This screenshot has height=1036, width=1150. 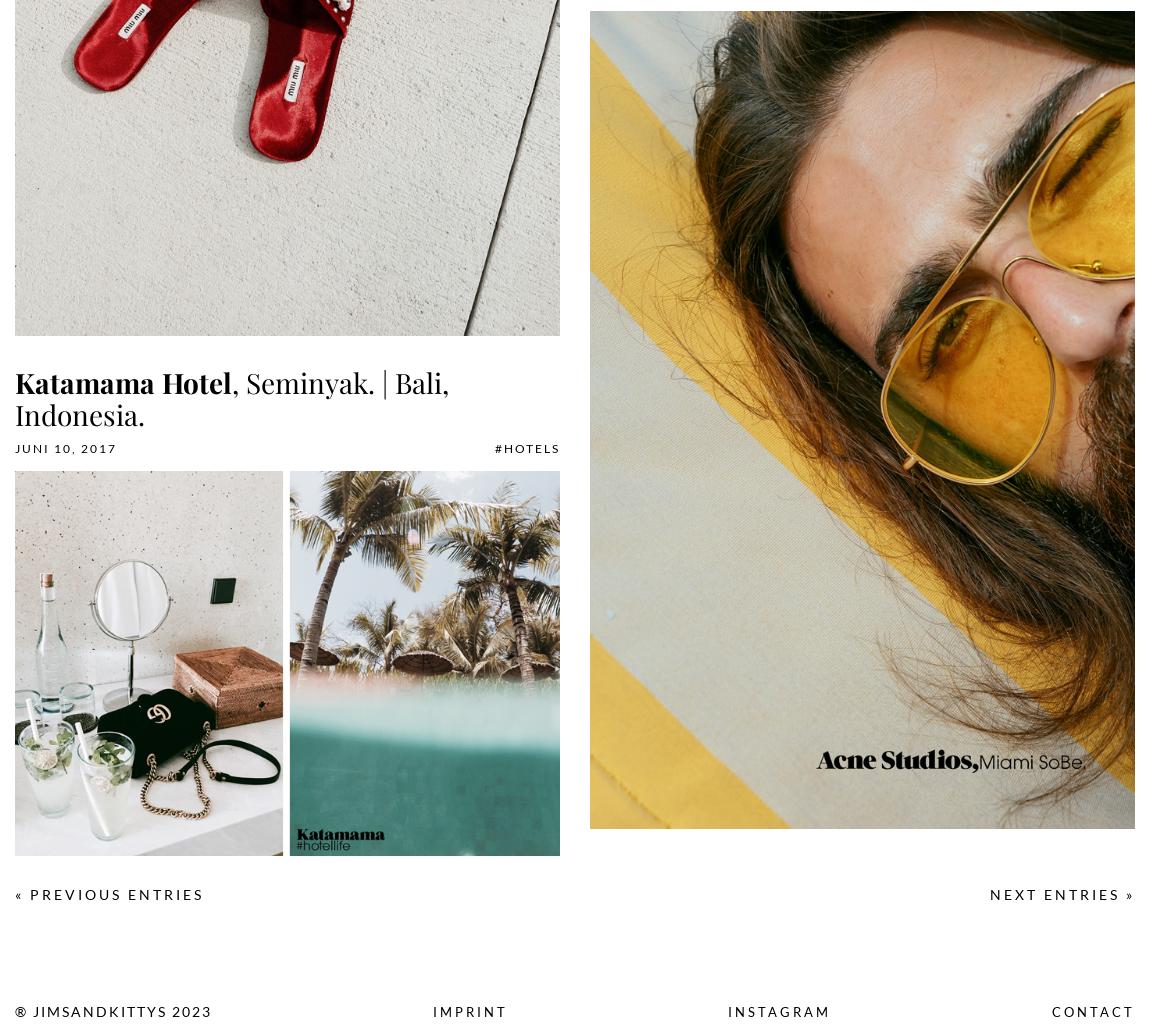 I want to click on 'Next Entries »', so click(x=1062, y=893).